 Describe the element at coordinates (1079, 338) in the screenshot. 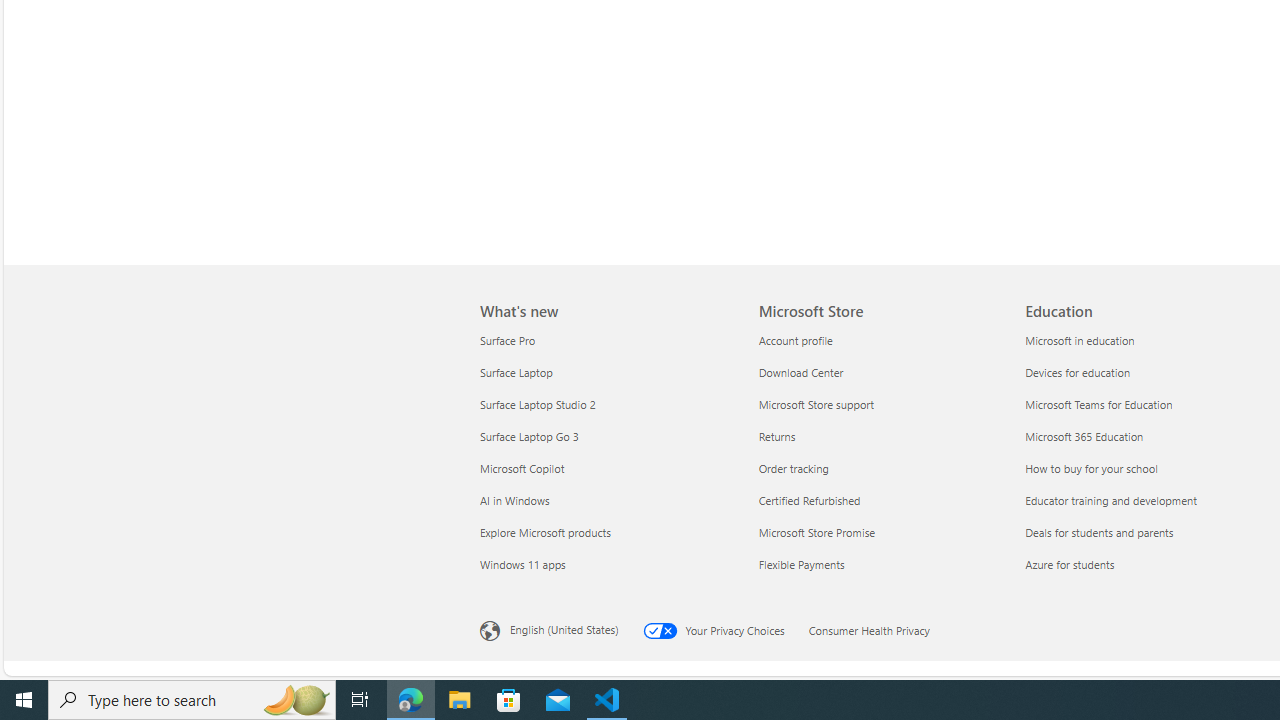

I see `'Microsoft in education Education'` at that location.